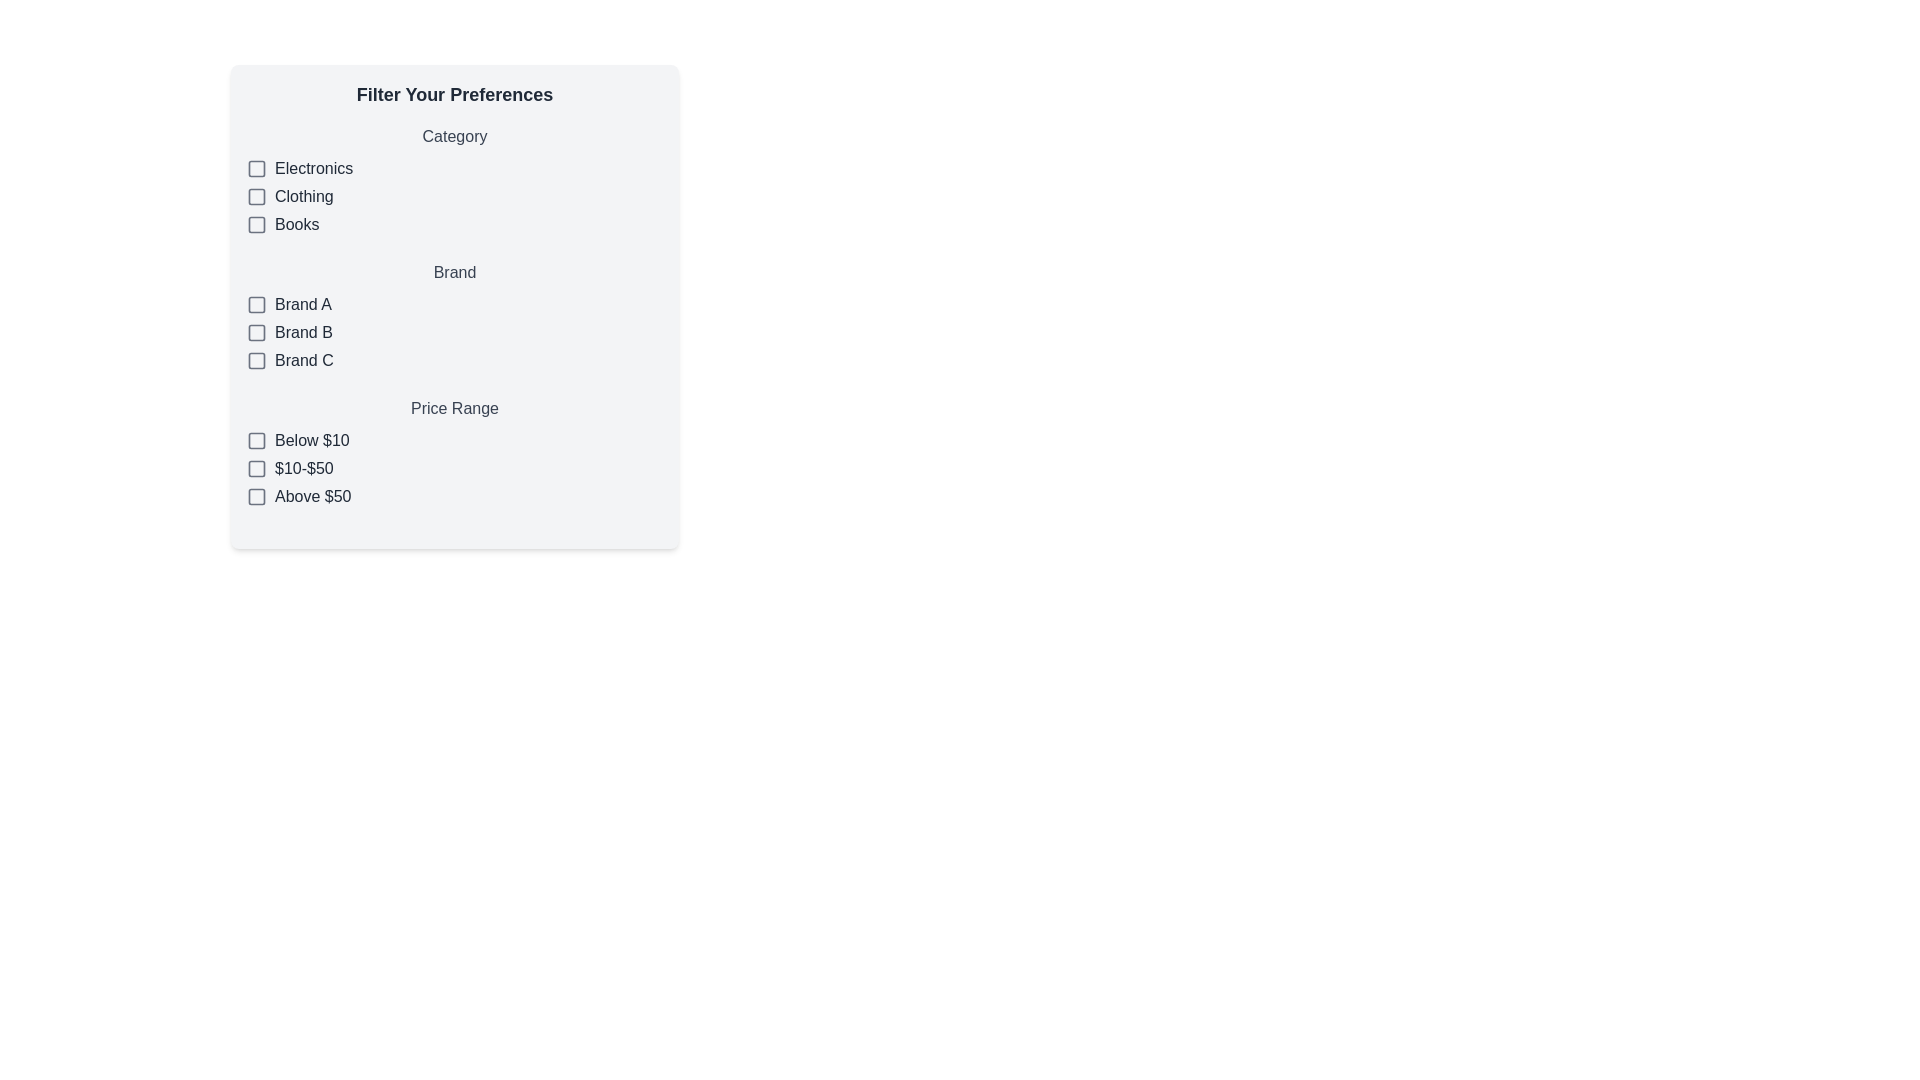 This screenshot has width=1920, height=1080. What do you see at coordinates (454, 452) in the screenshot?
I see `the checkbox in the 'Price Range' section labeled '$10-$50' which is located under the 'Brand' section in the filtering panel` at bounding box center [454, 452].